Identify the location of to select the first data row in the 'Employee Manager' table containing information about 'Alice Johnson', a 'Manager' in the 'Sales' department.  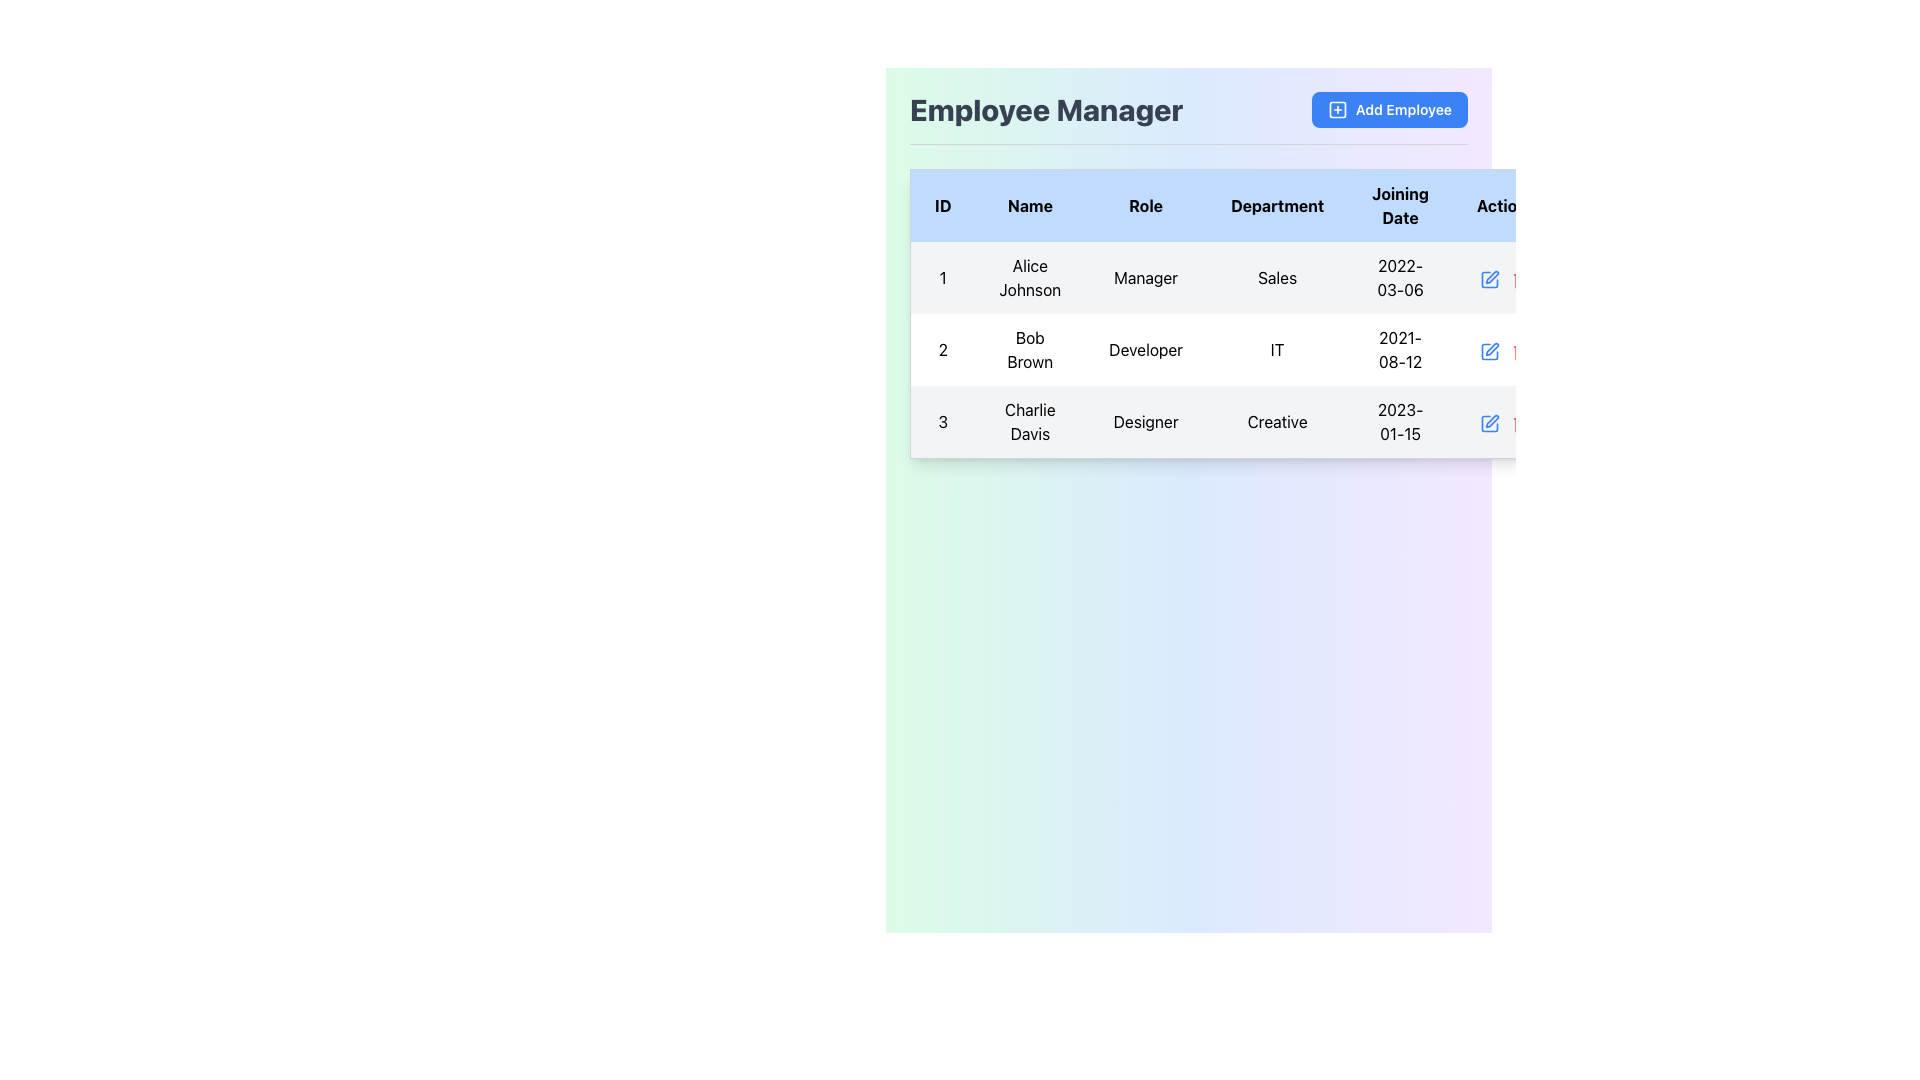
(1233, 277).